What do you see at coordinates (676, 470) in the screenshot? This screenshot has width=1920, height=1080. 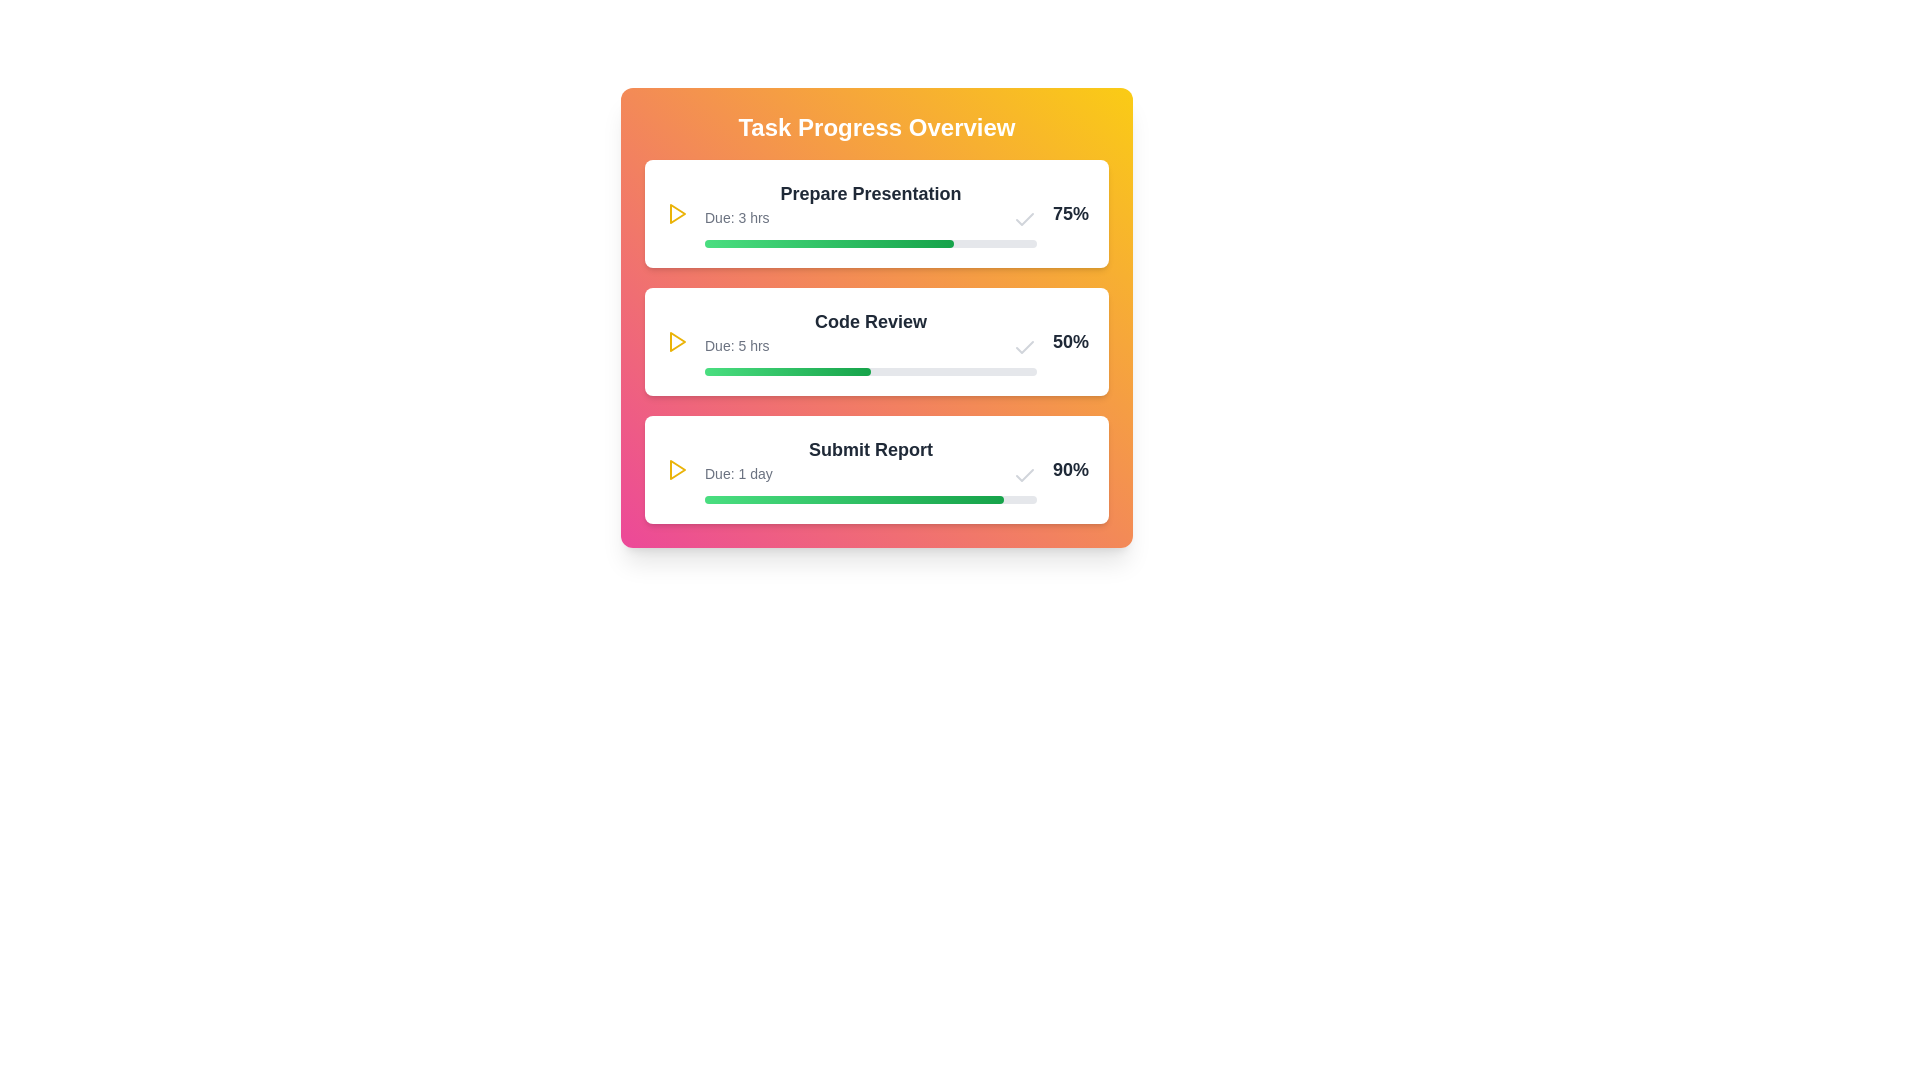 I see `the button or icon related to 'Submit Report'` at bounding box center [676, 470].